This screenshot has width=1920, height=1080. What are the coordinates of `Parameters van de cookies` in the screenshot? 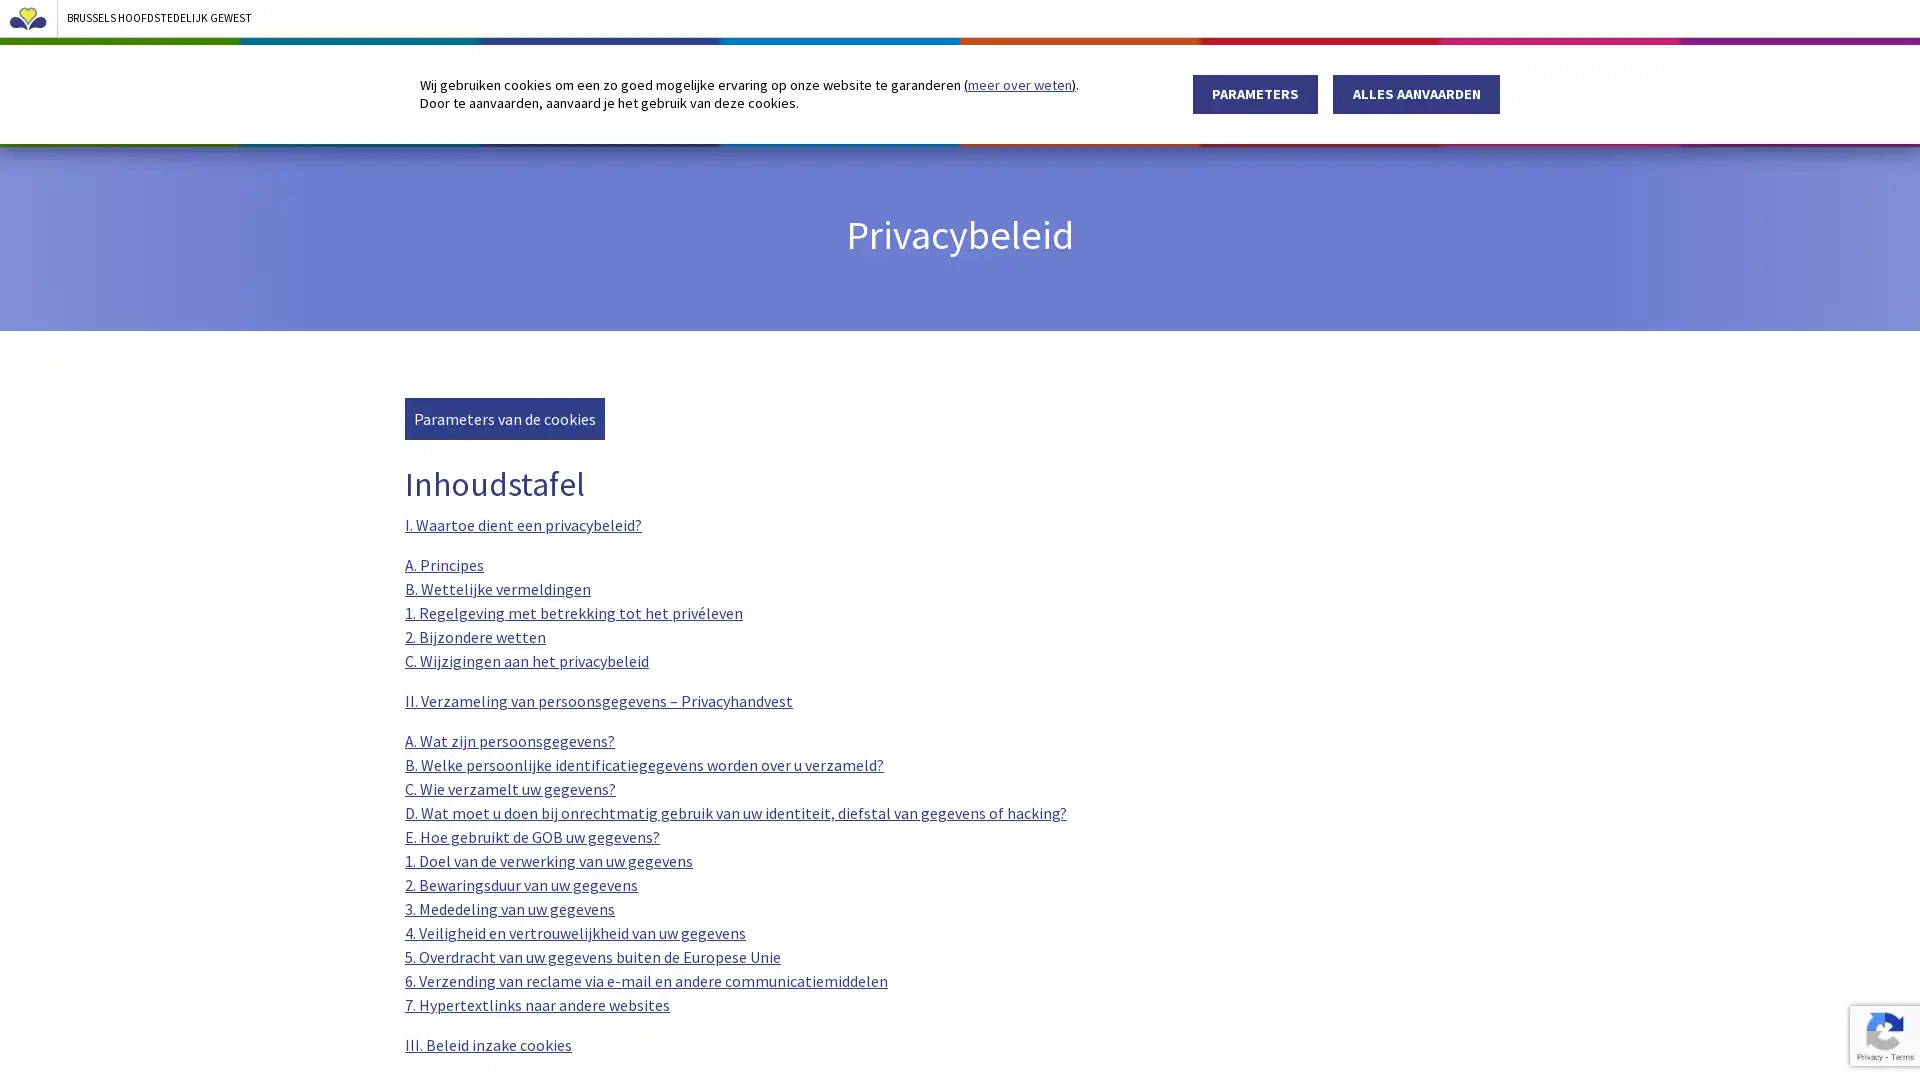 It's located at (504, 418).